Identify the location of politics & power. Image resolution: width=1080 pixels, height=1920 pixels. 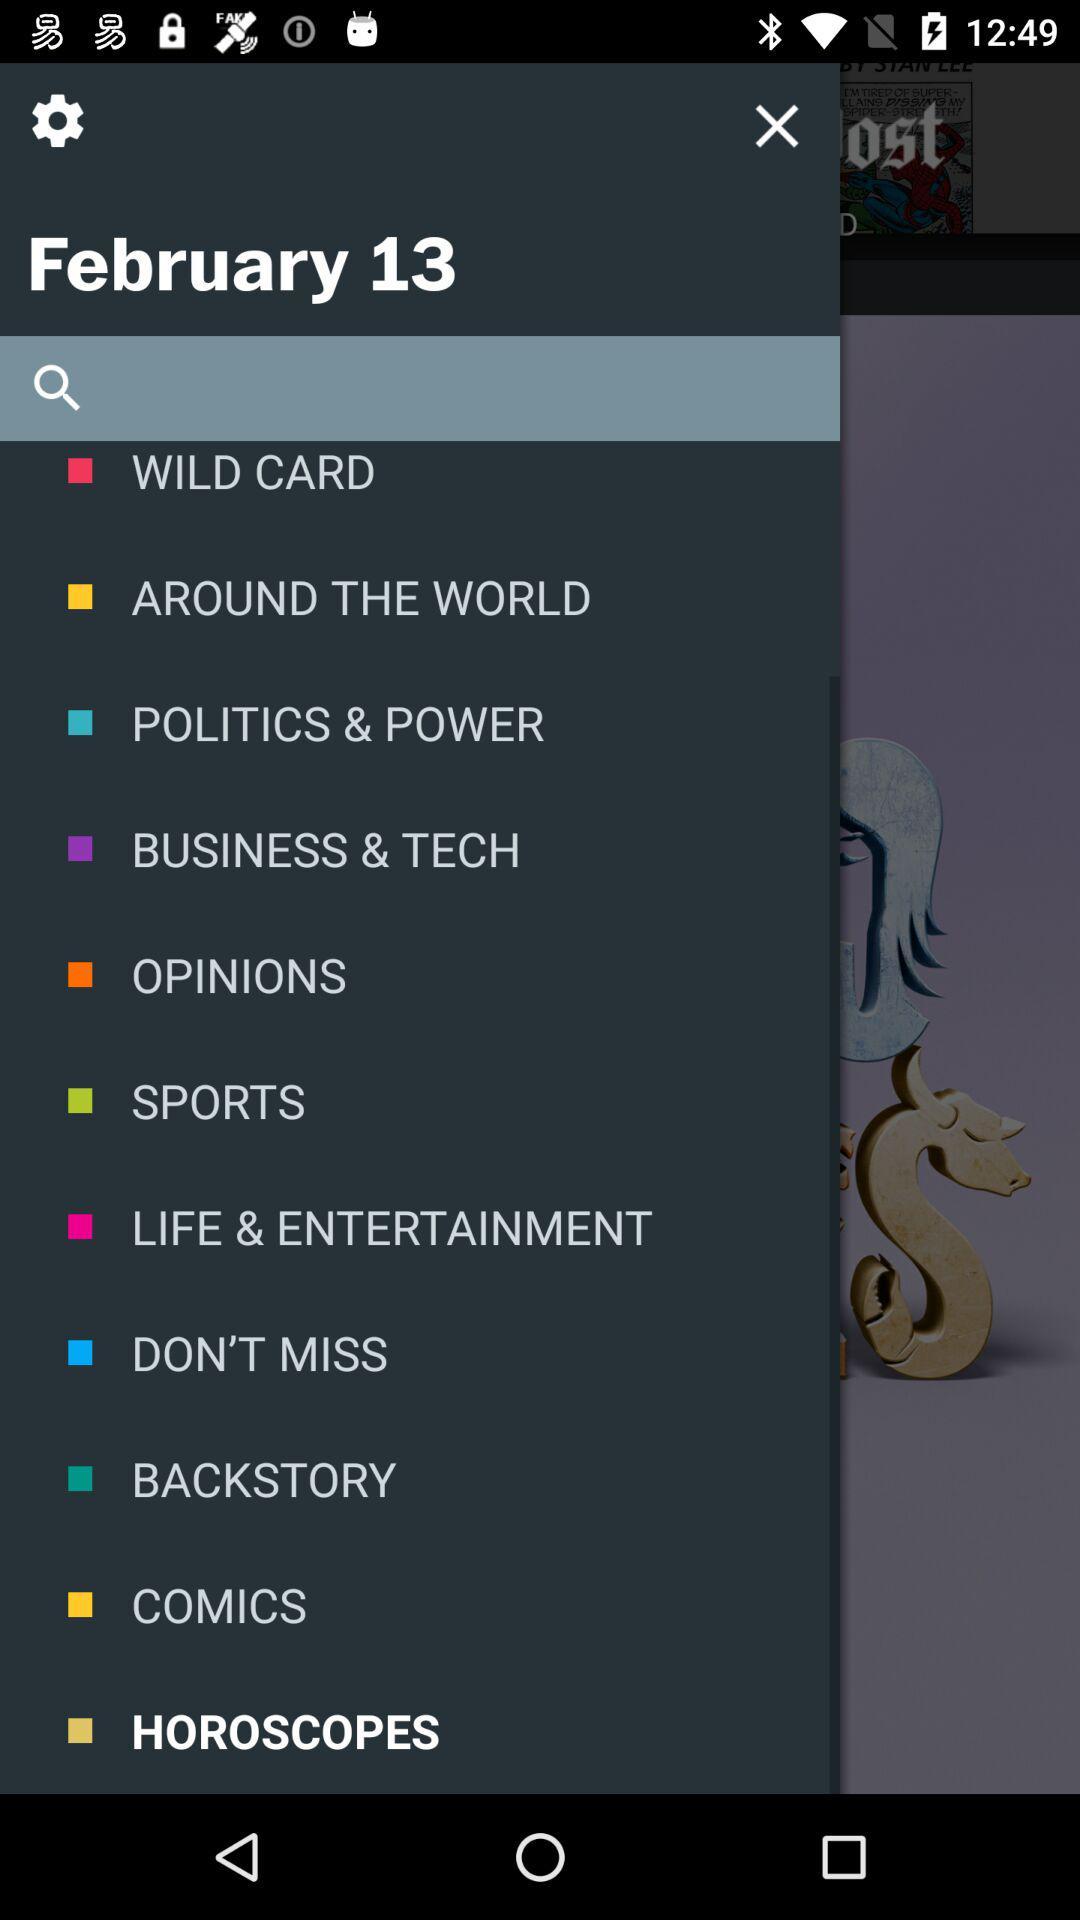
(419, 721).